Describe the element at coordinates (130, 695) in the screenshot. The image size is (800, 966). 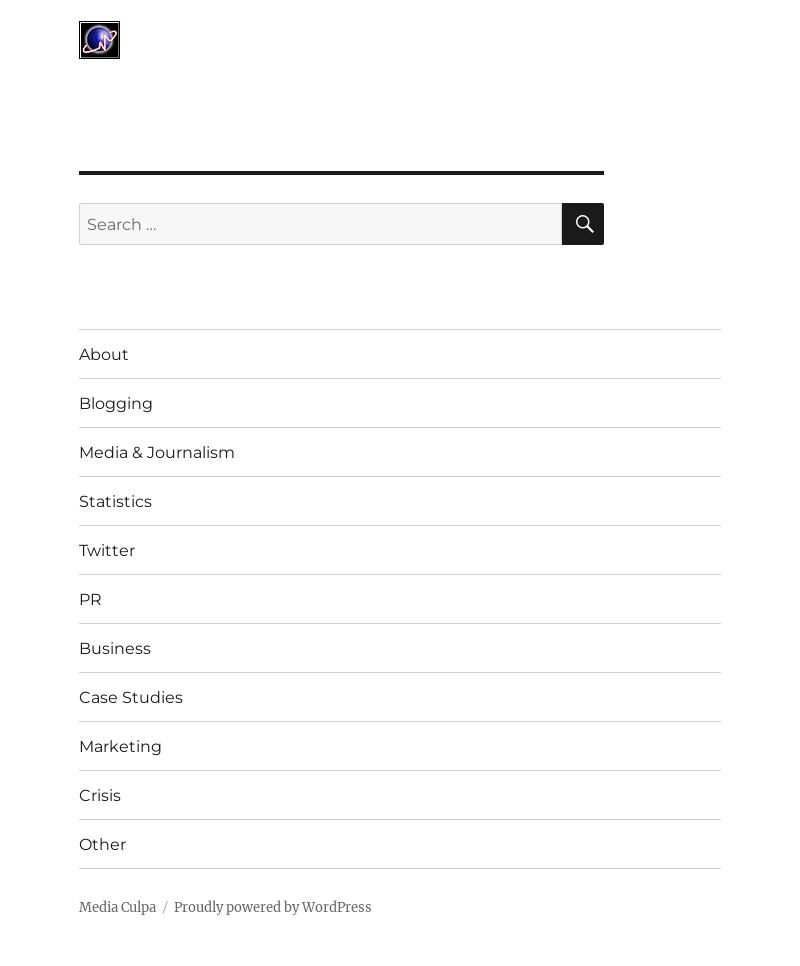
I see `'Case Studies'` at that location.